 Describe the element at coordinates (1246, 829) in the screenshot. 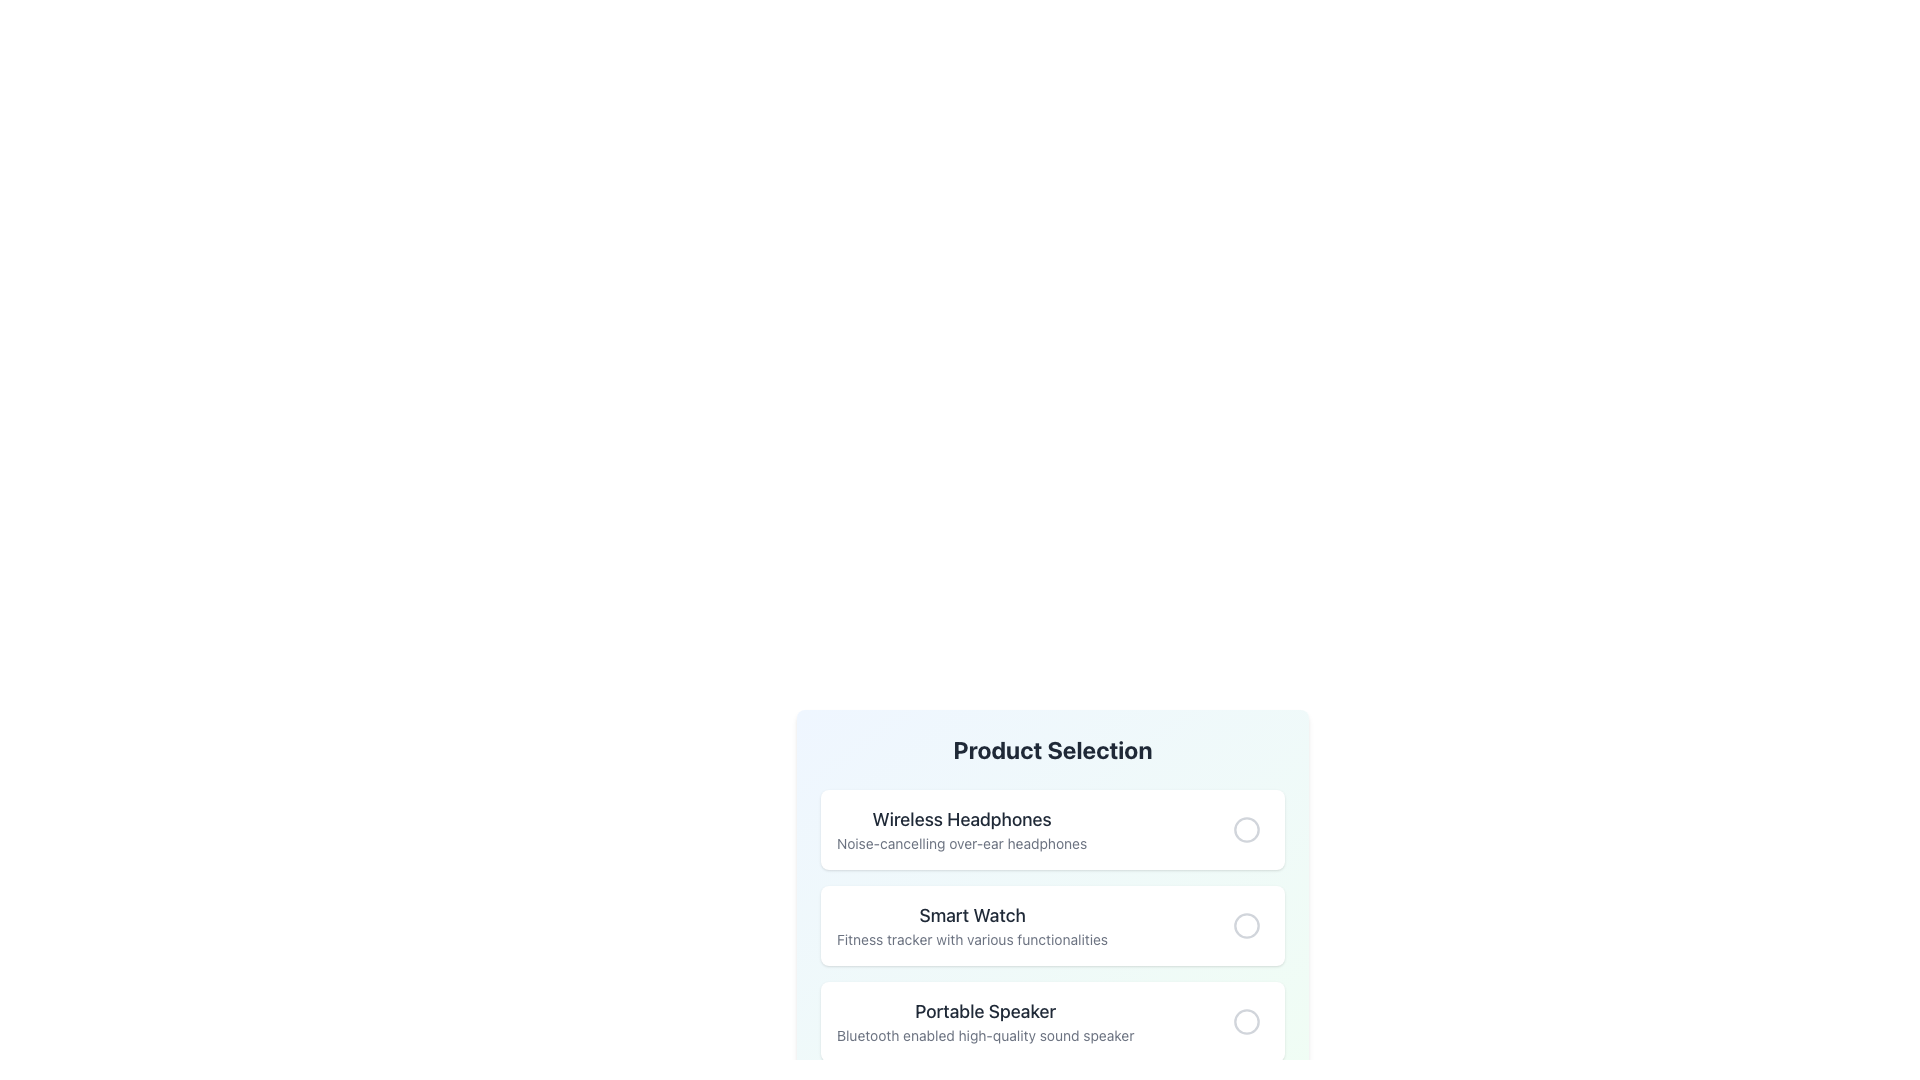

I see `the circular element with a grey border and a white background located to the right of the 'Wireless Headphones' list item` at that location.